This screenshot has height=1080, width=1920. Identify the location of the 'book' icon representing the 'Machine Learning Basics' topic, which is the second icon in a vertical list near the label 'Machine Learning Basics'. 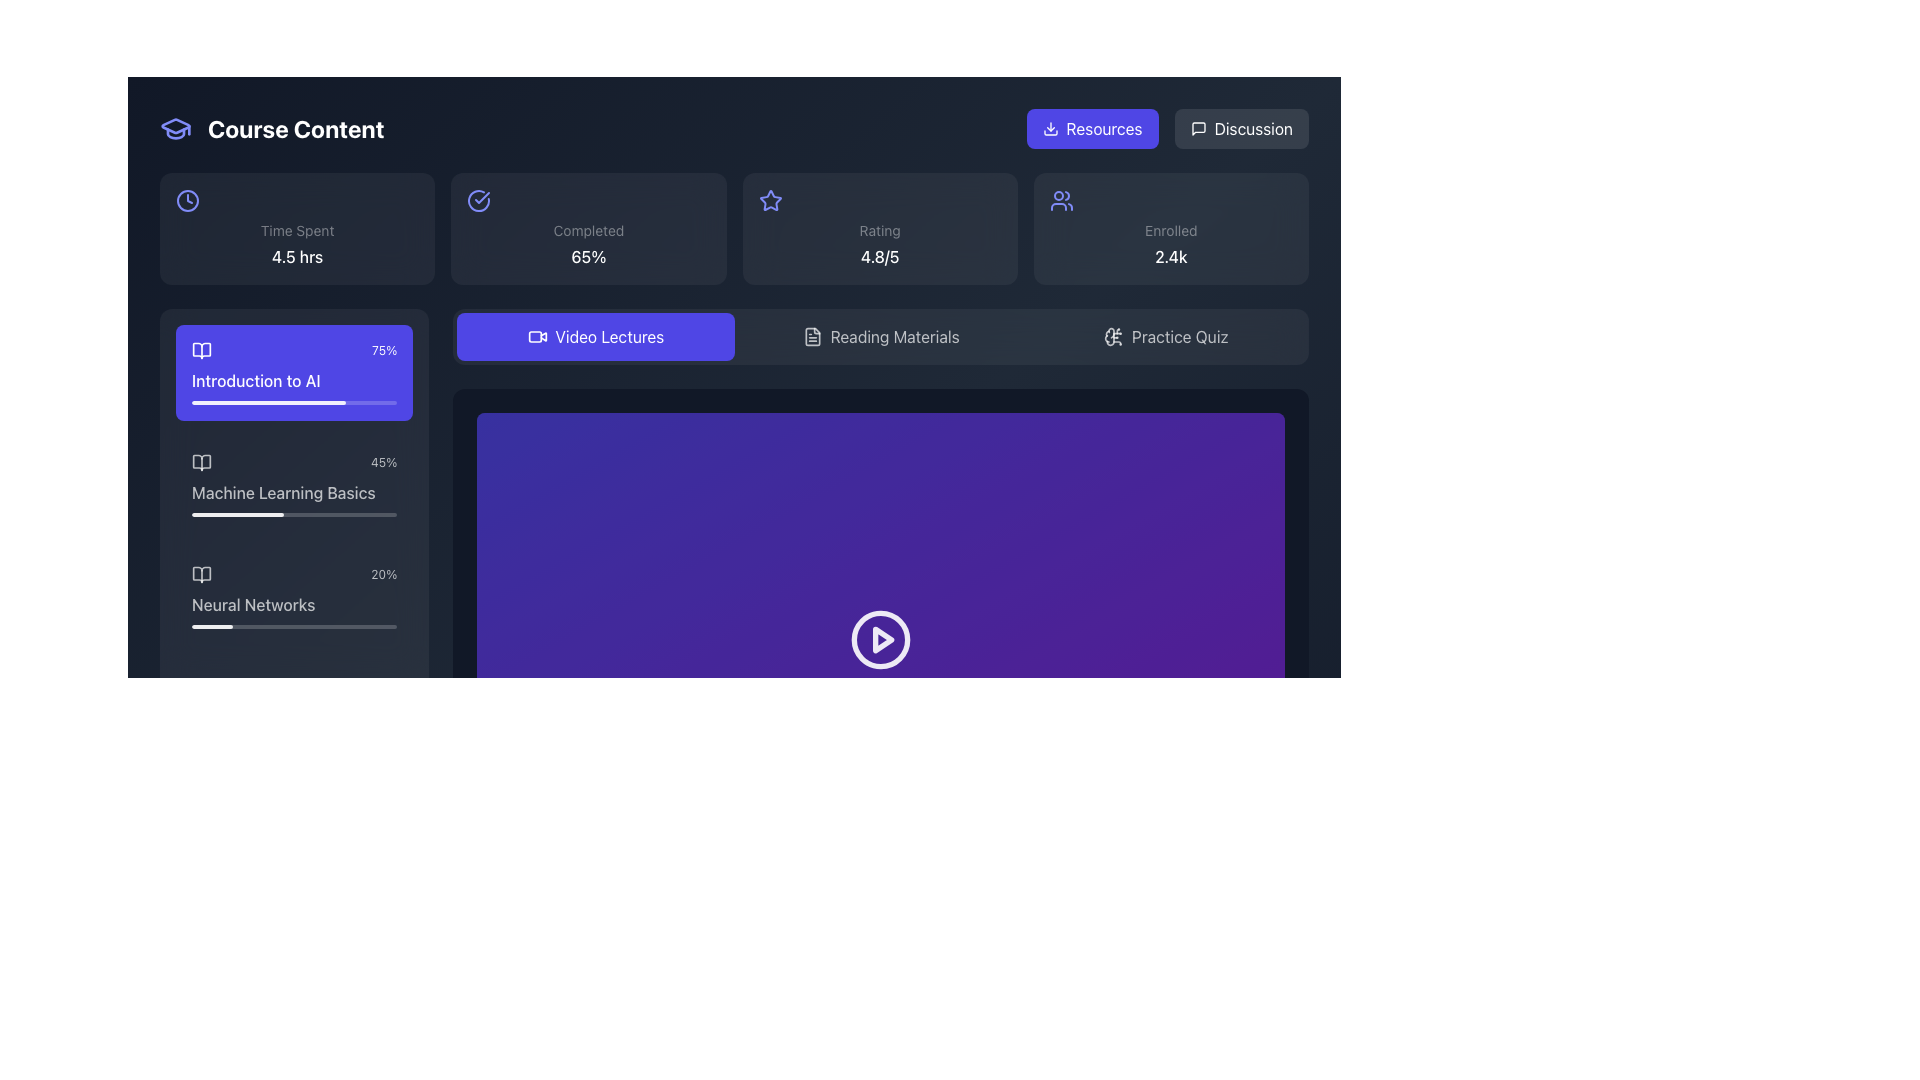
(201, 462).